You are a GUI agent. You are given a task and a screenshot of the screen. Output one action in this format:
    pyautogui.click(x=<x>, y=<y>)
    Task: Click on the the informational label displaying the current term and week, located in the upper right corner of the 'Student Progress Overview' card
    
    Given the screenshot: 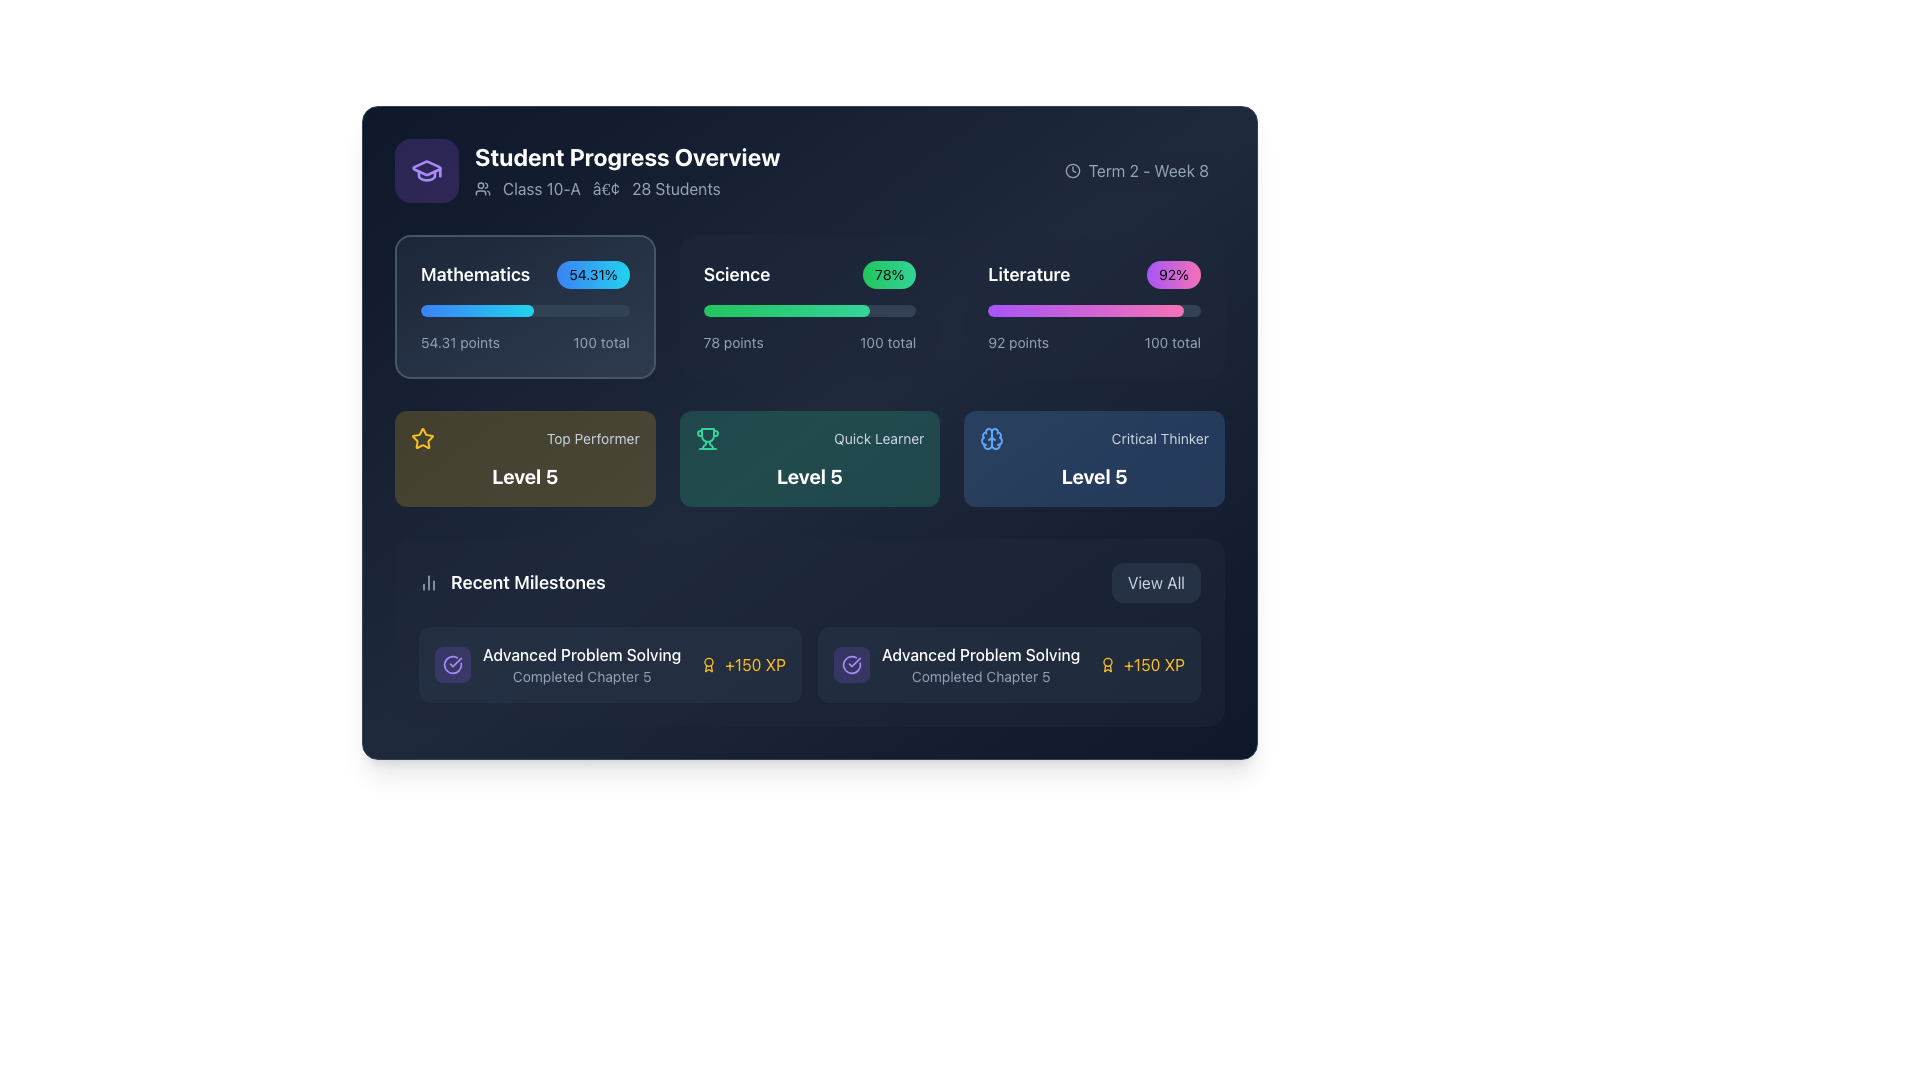 What is the action you would take?
    pyautogui.click(x=1136, y=169)
    